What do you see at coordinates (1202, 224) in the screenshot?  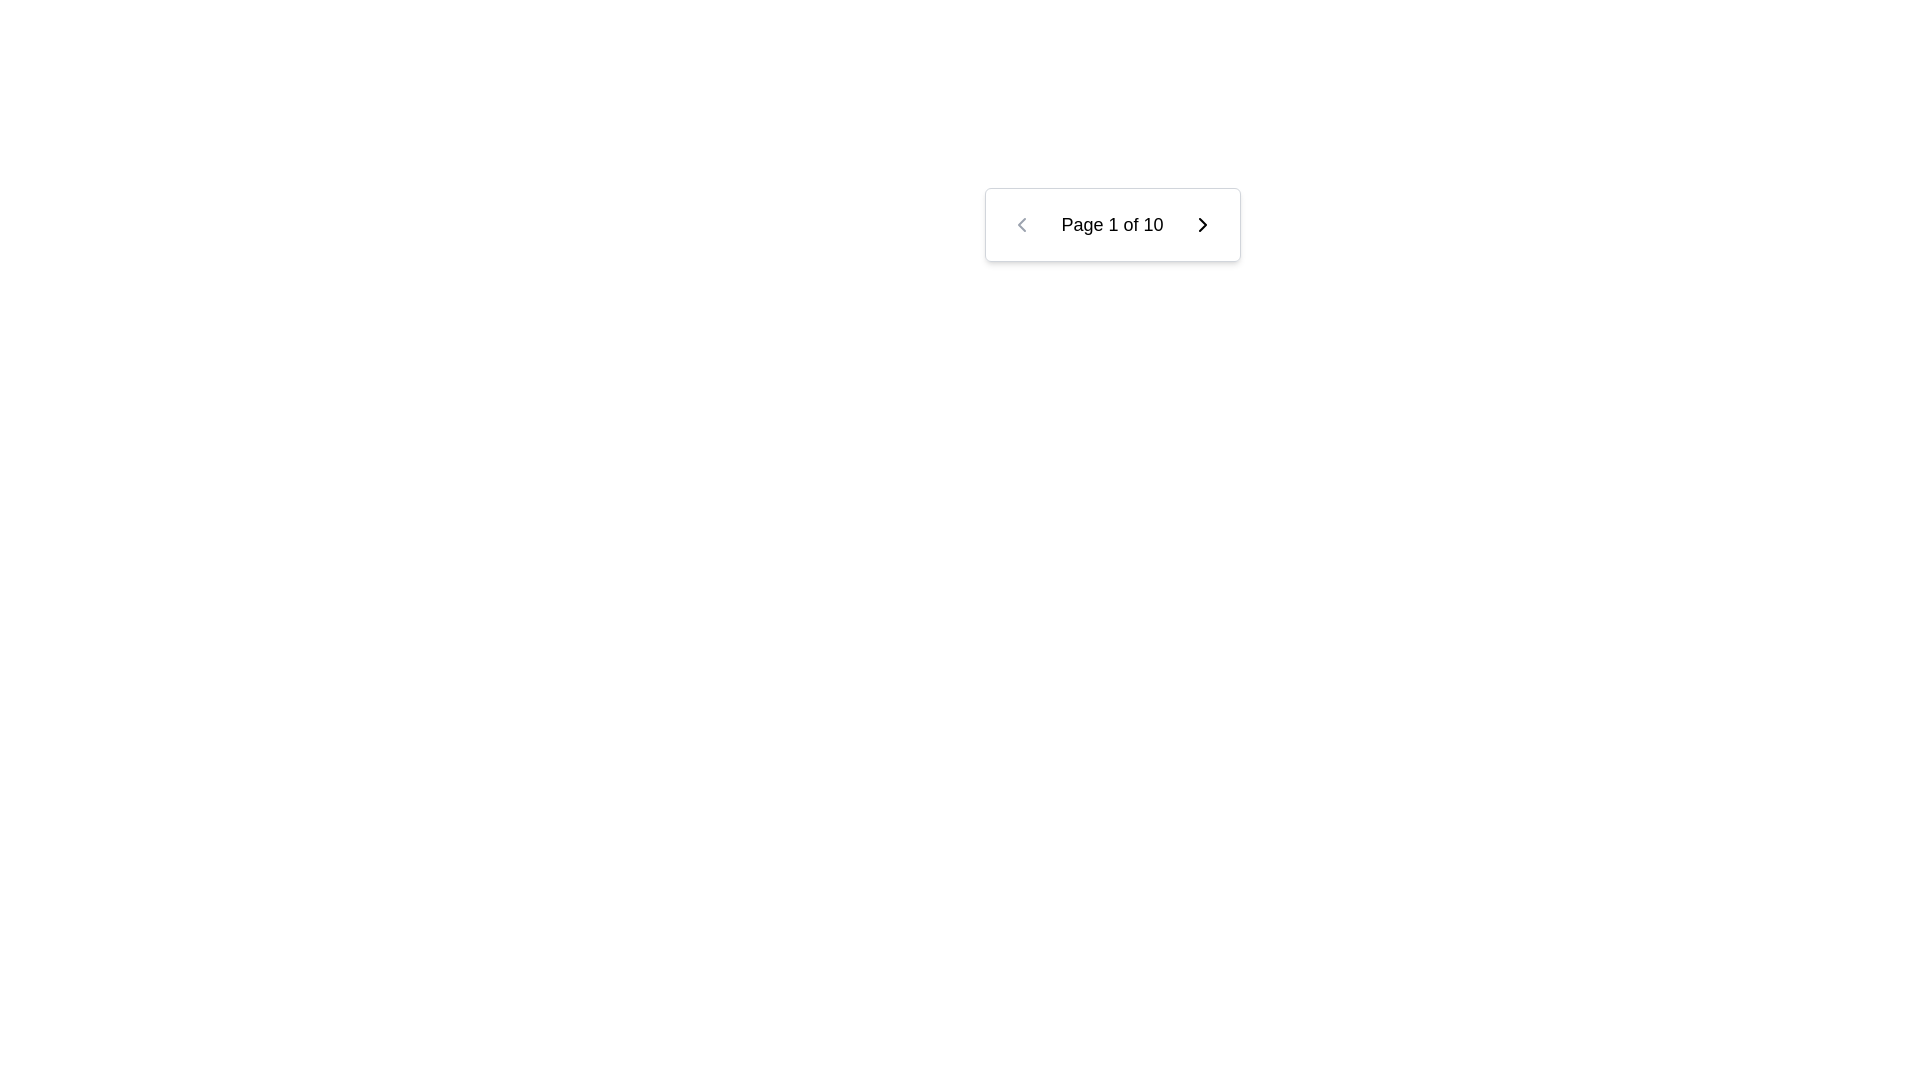 I see `the Chevron Icon located at the center-right of the navigation control to move to the next page` at bounding box center [1202, 224].